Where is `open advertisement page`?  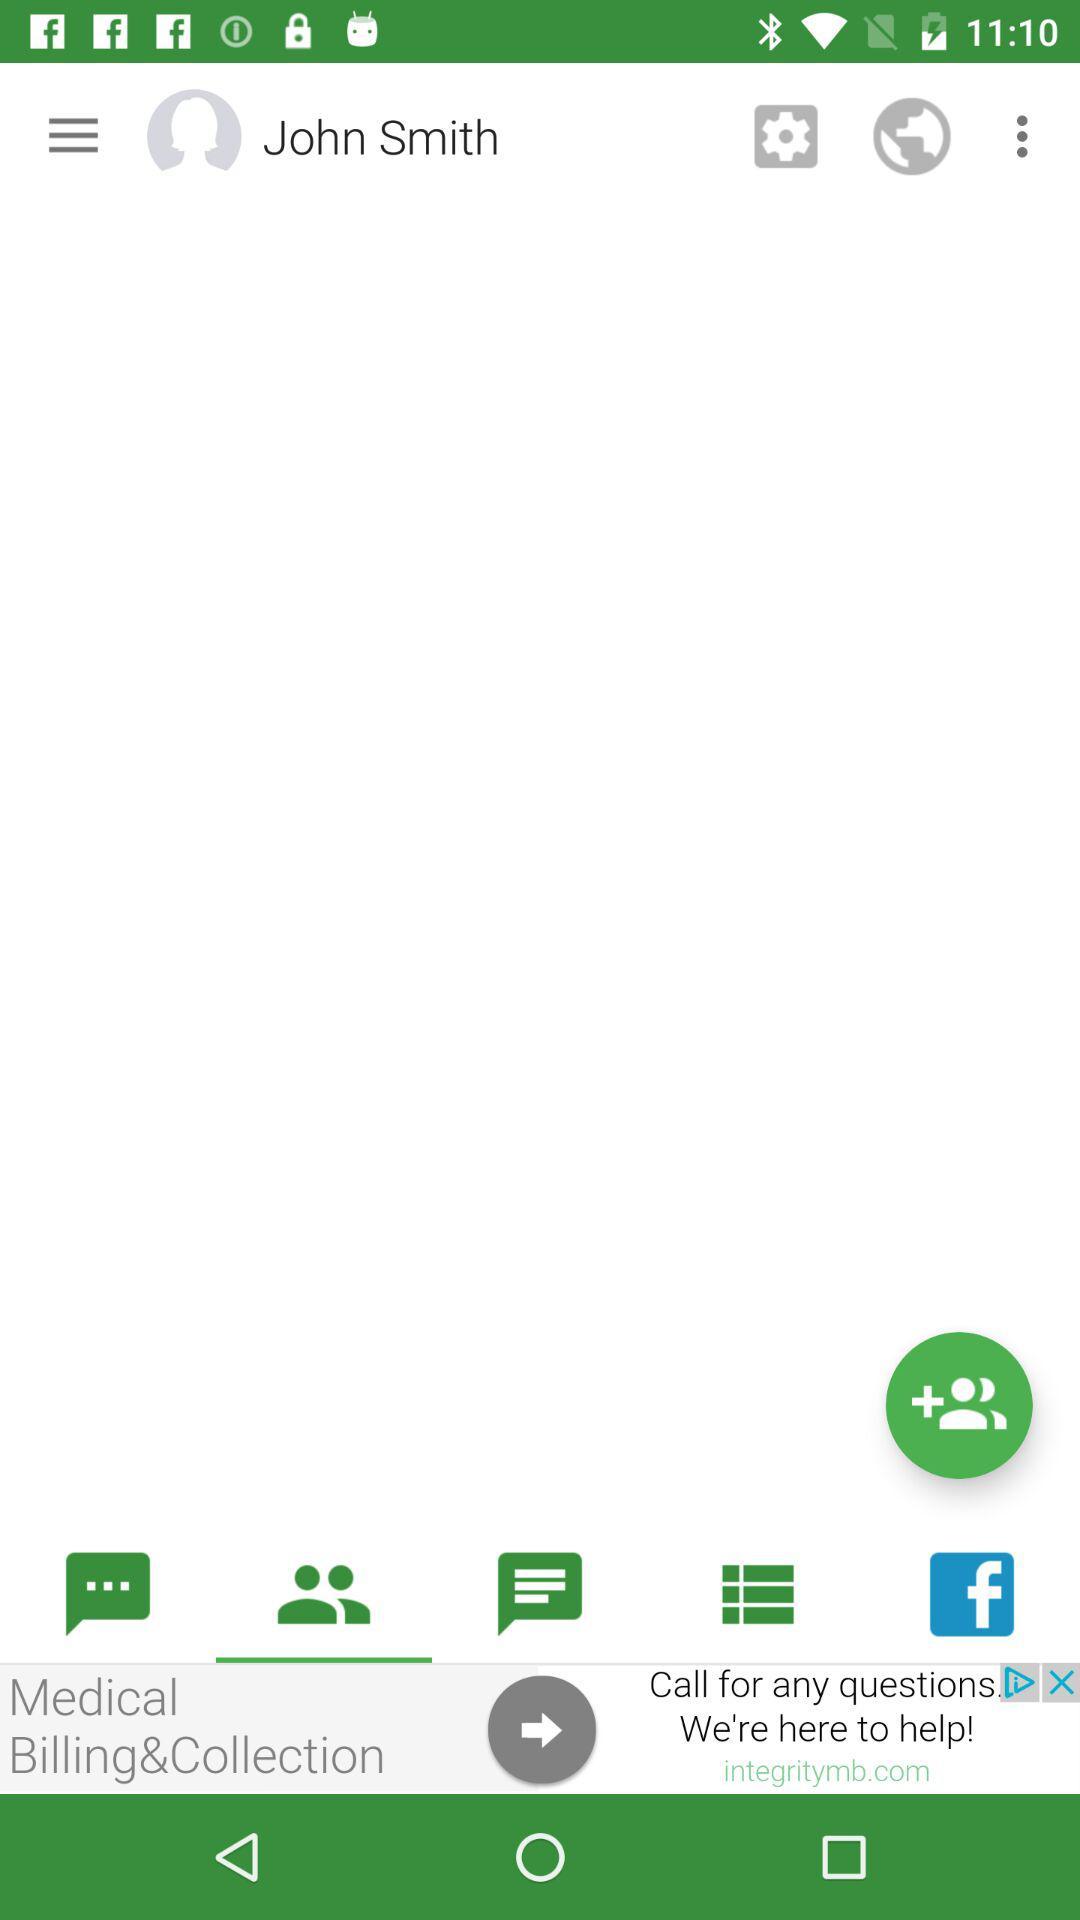 open advertisement page is located at coordinates (540, 1727).